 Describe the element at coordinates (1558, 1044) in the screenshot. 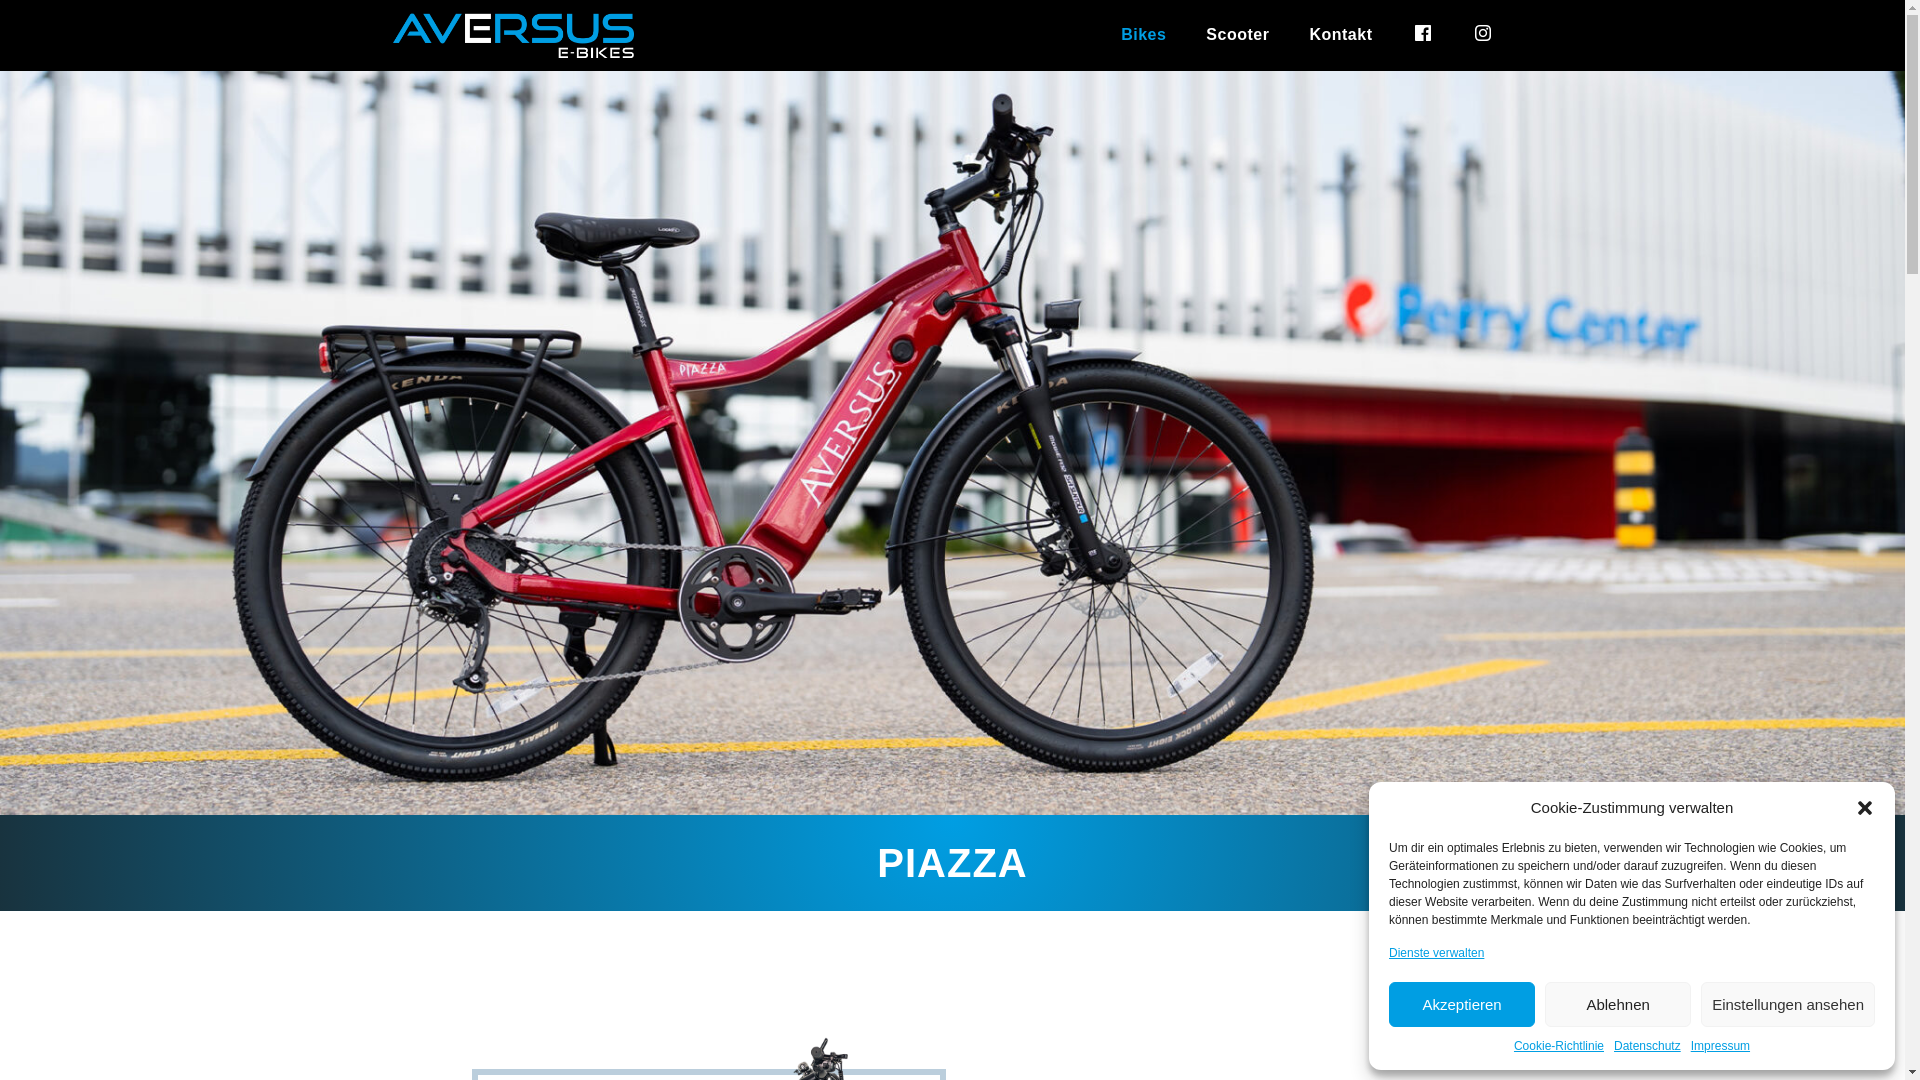

I see `'Cookie-Richtlinie'` at that location.